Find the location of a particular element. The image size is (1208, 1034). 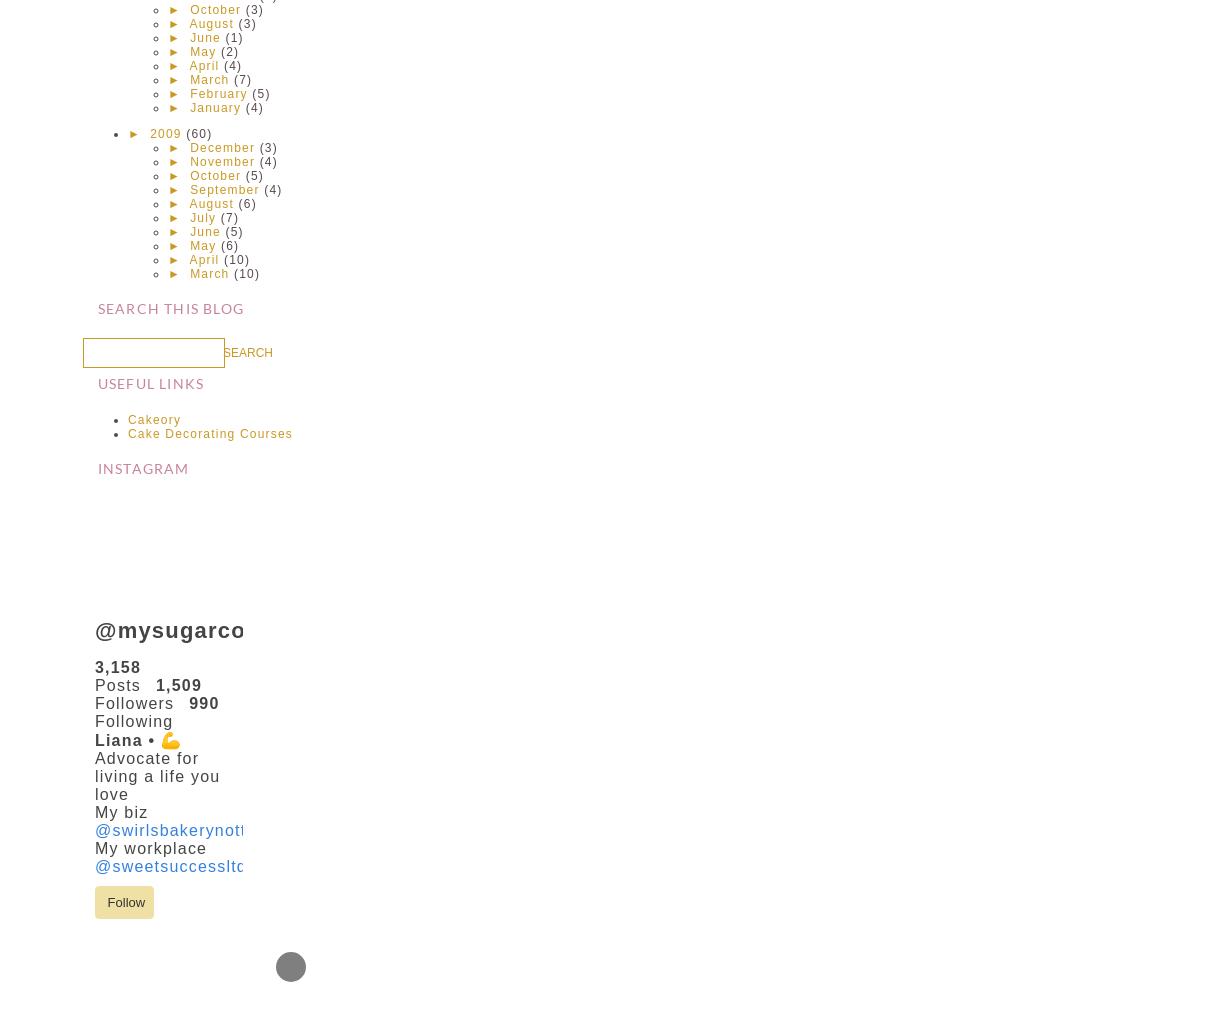

'Cake Decorating Courses' is located at coordinates (210, 432).